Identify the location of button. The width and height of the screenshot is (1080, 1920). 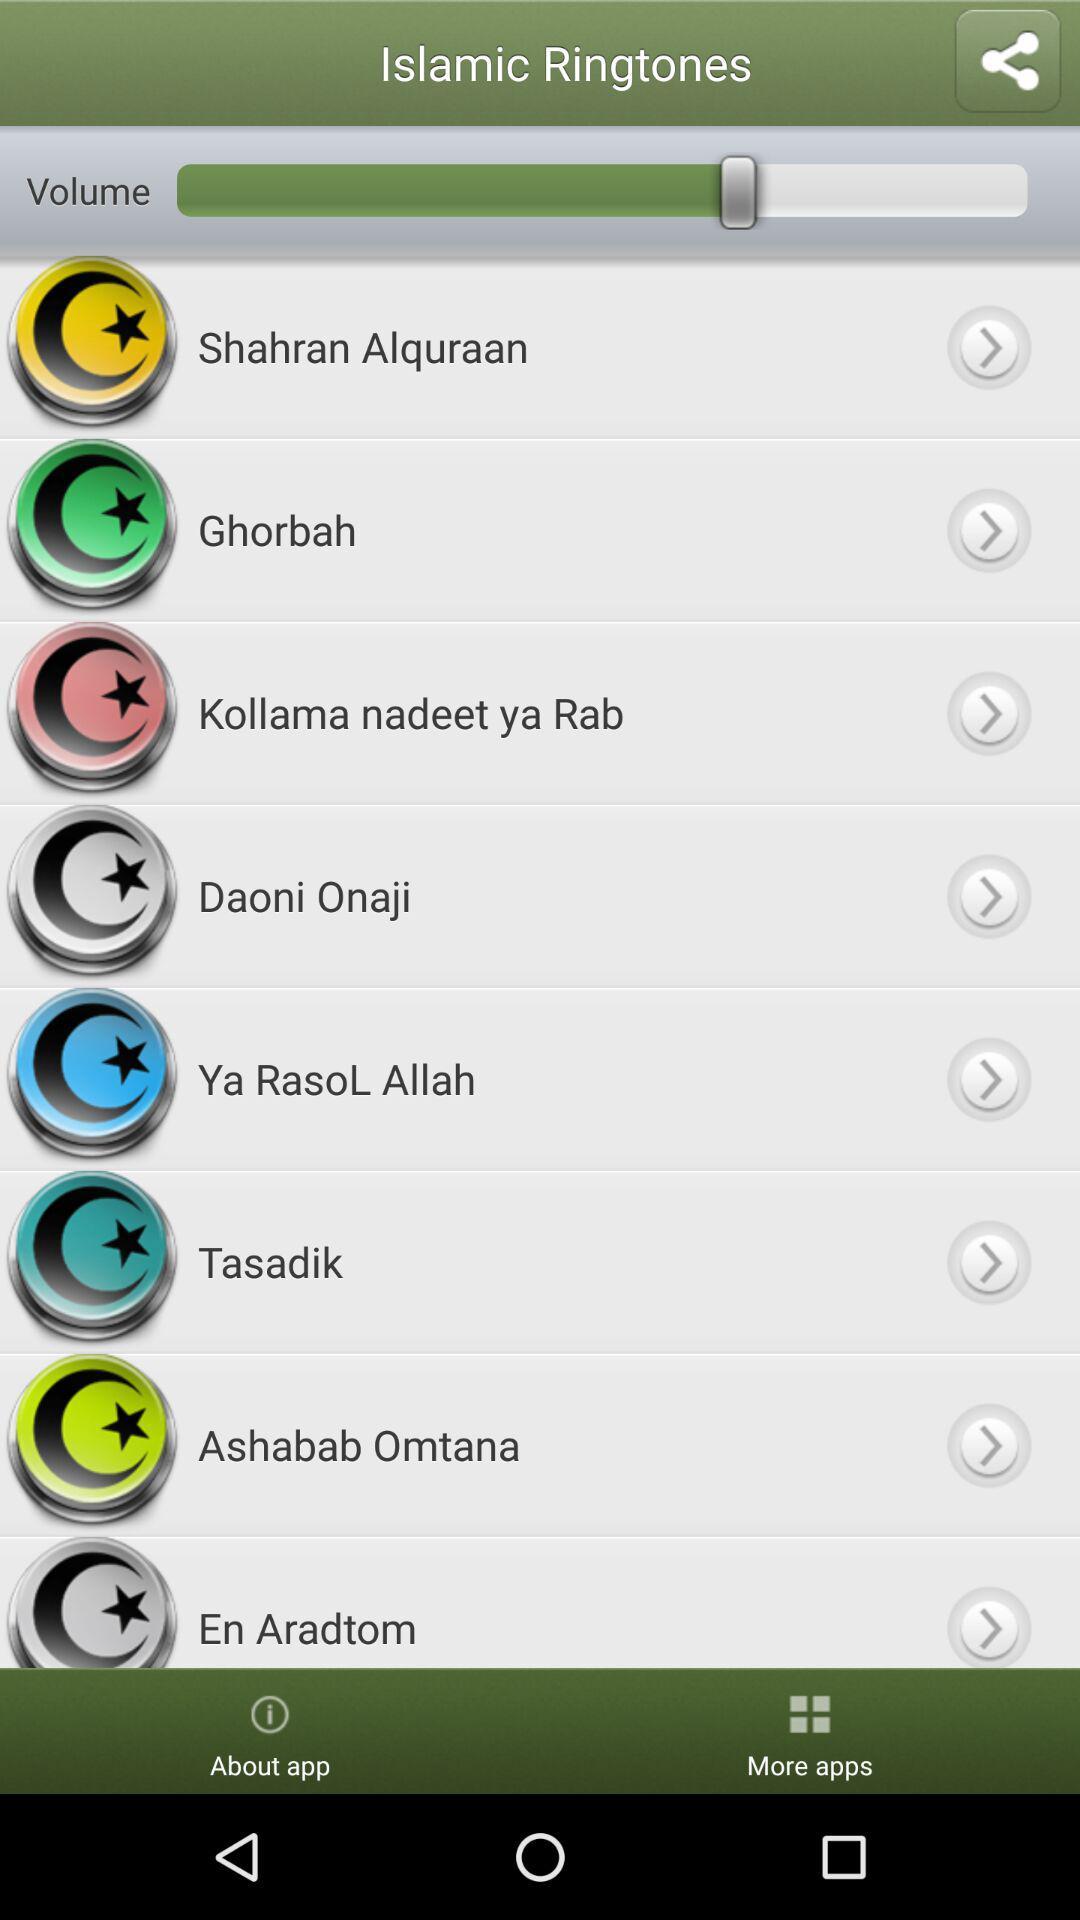
(987, 712).